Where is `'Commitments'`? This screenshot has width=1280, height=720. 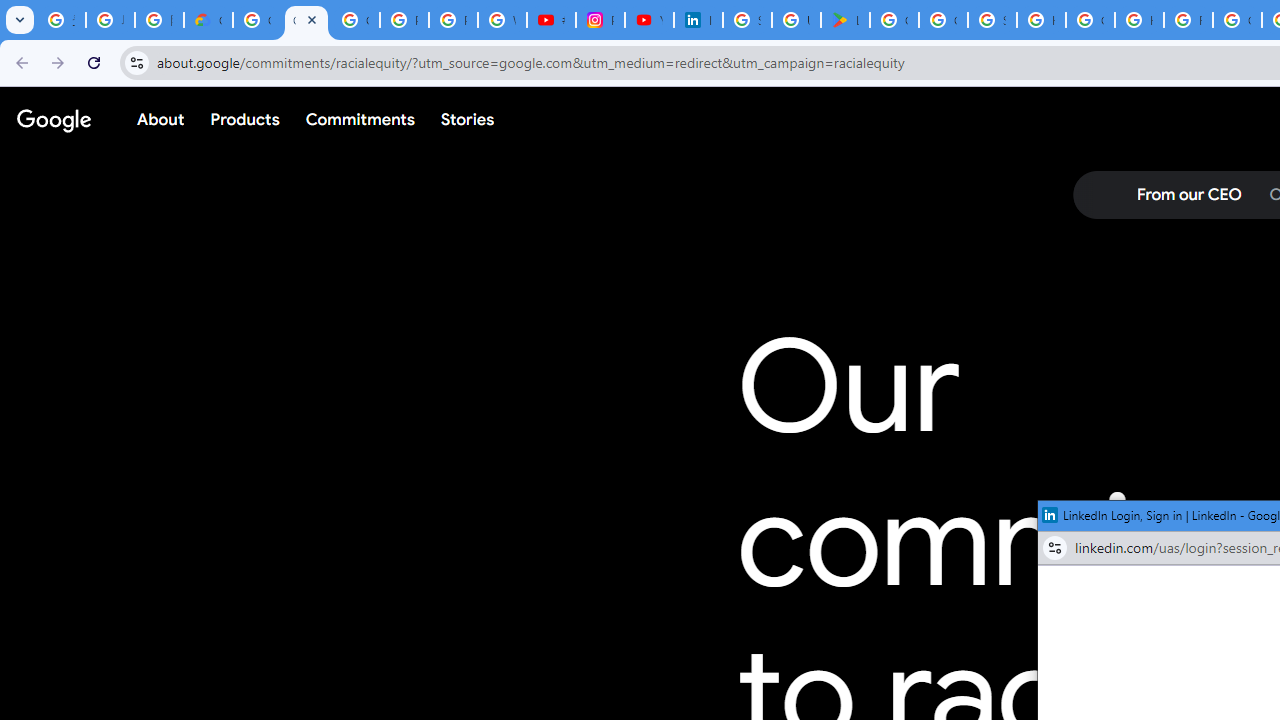 'Commitments' is located at coordinates (359, 119).